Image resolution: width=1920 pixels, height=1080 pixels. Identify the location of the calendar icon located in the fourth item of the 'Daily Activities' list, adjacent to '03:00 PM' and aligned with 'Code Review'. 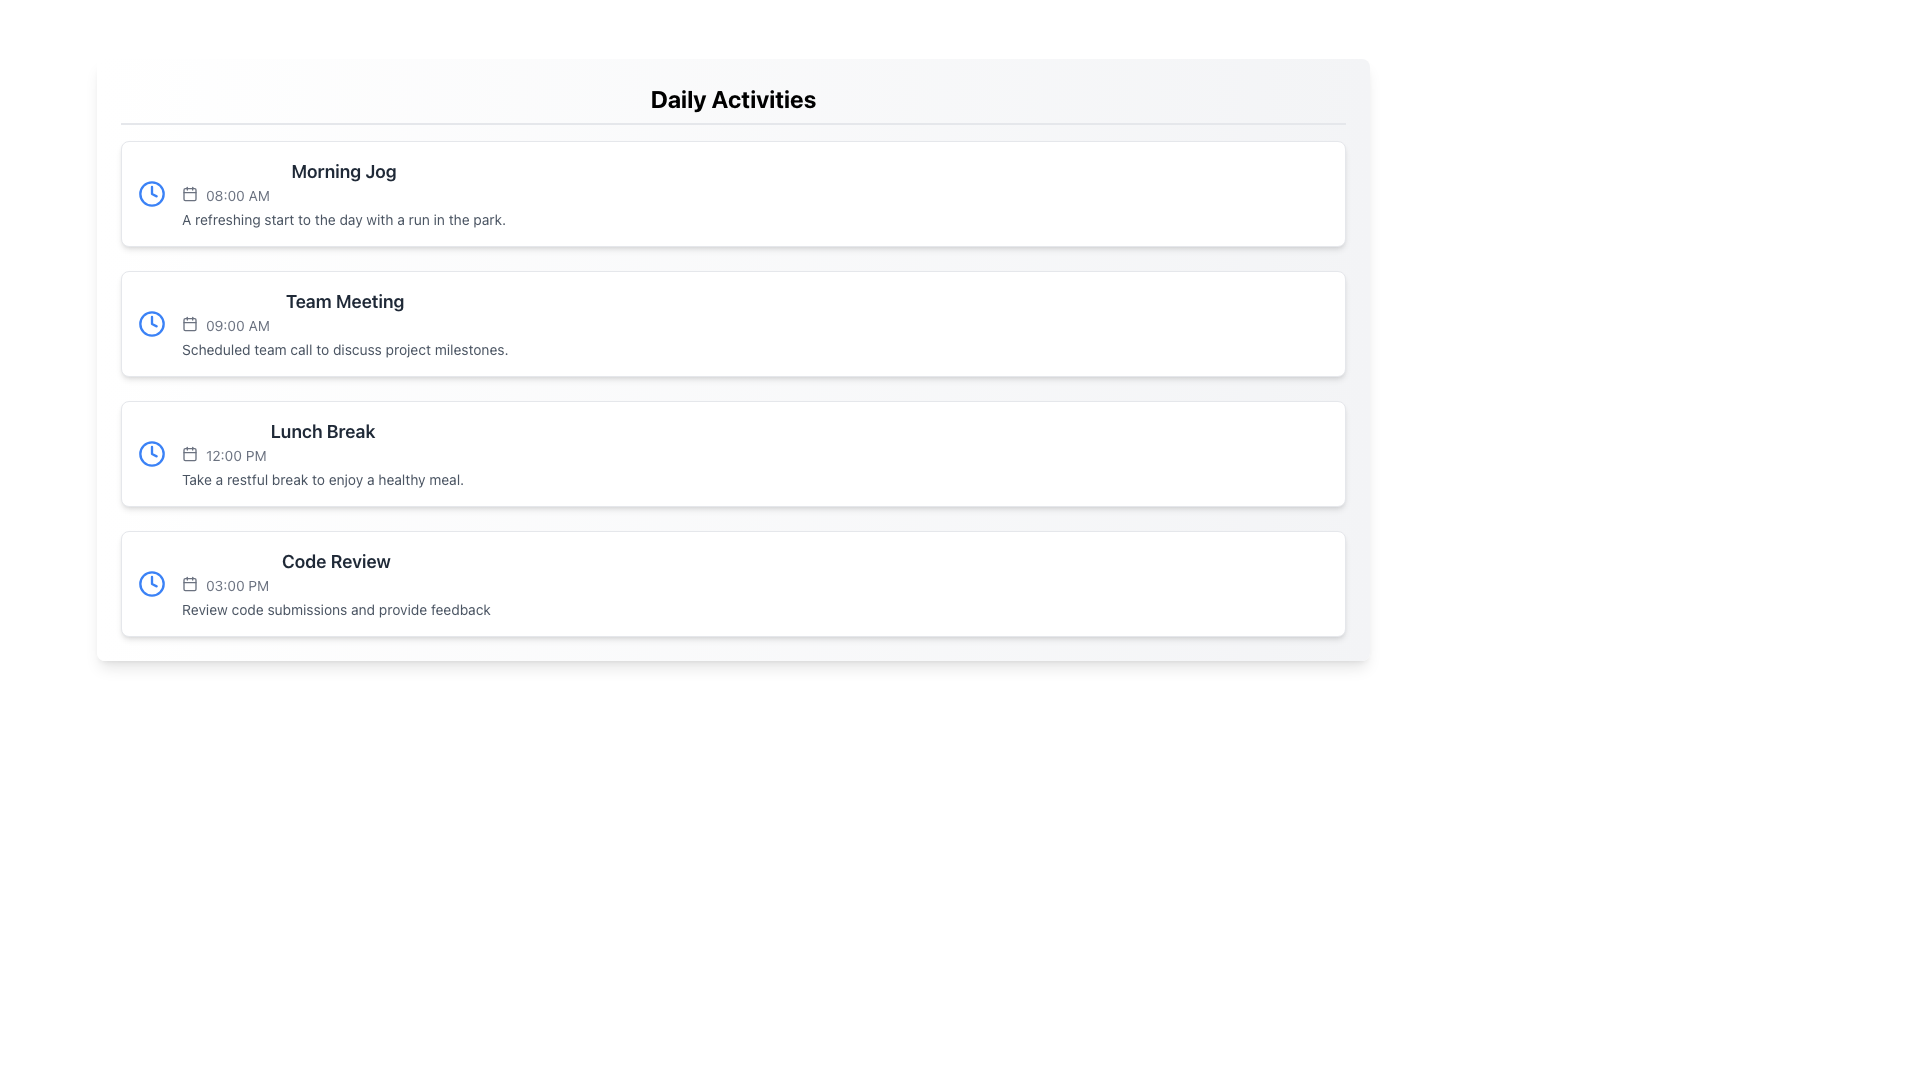
(190, 583).